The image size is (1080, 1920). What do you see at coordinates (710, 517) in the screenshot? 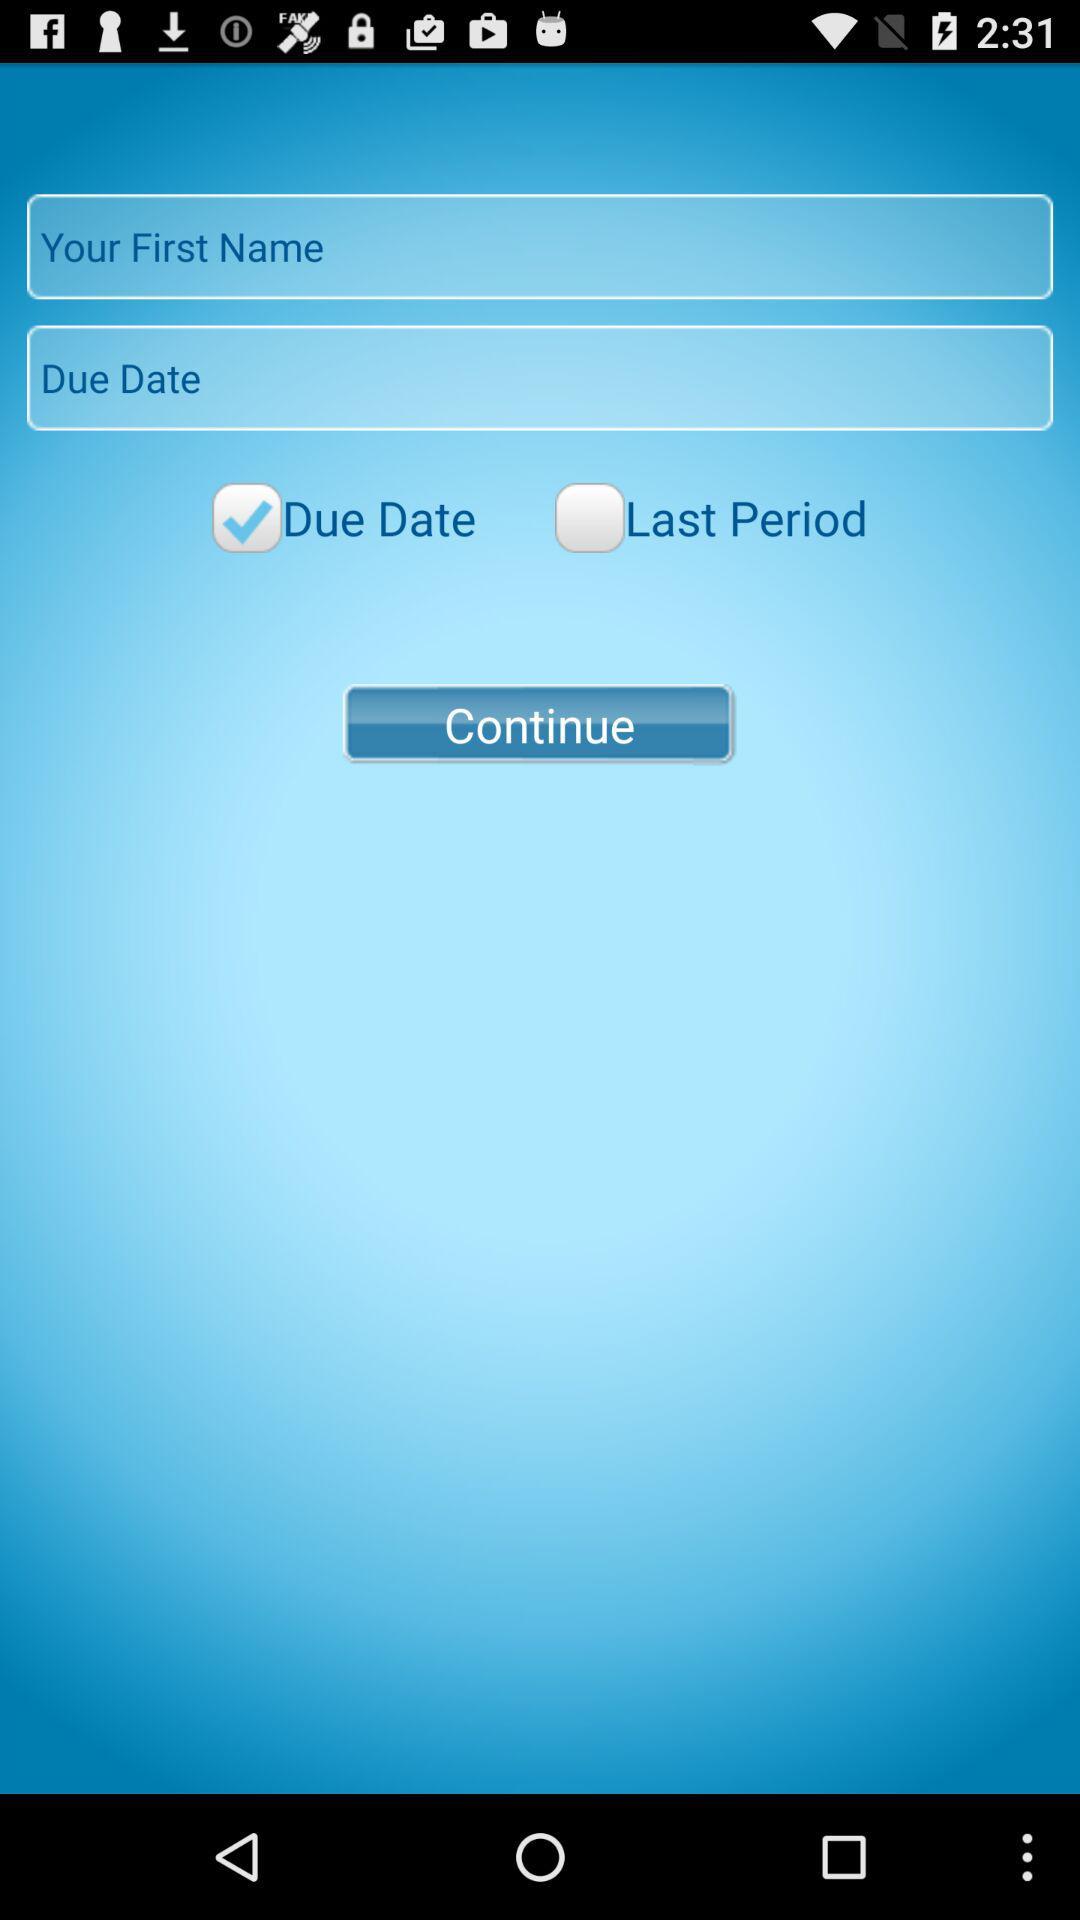
I see `last period` at bounding box center [710, 517].